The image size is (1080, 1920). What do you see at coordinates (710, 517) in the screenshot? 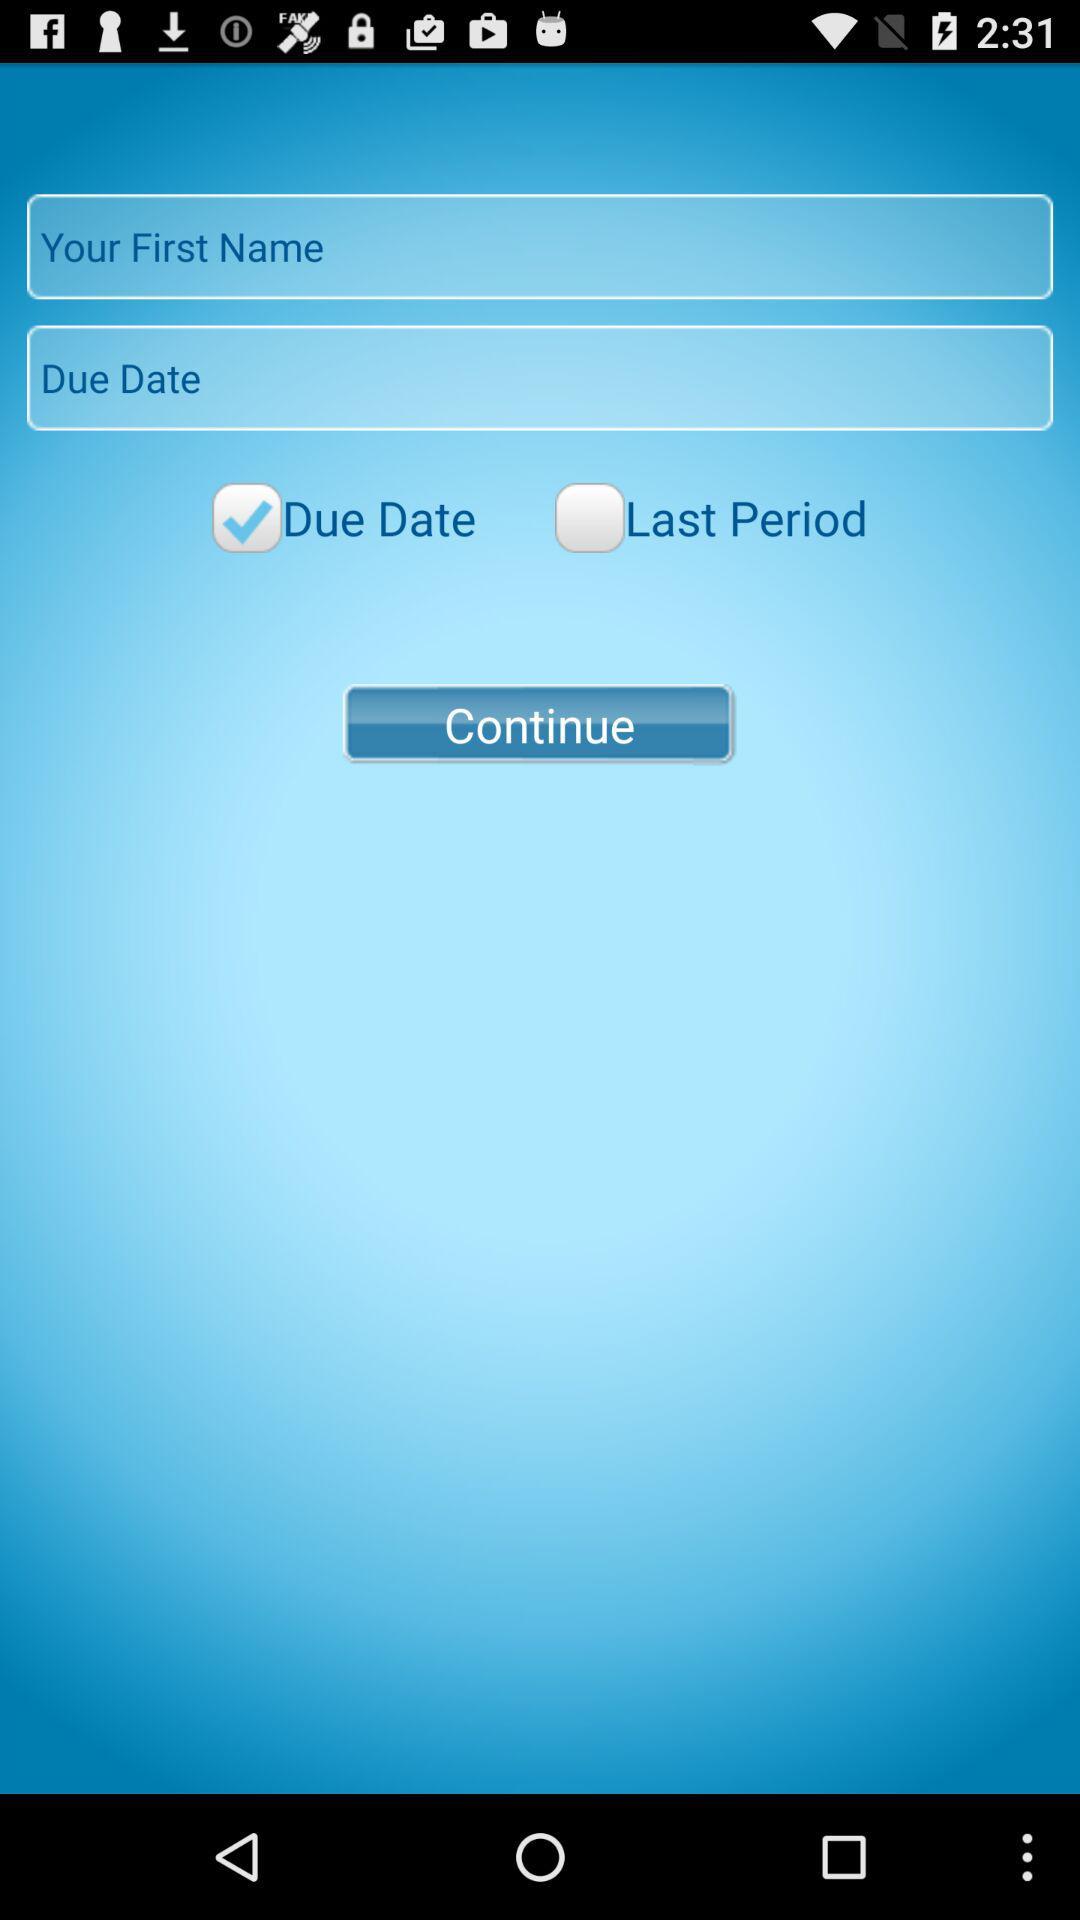
I see `last period` at bounding box center [710, 517].